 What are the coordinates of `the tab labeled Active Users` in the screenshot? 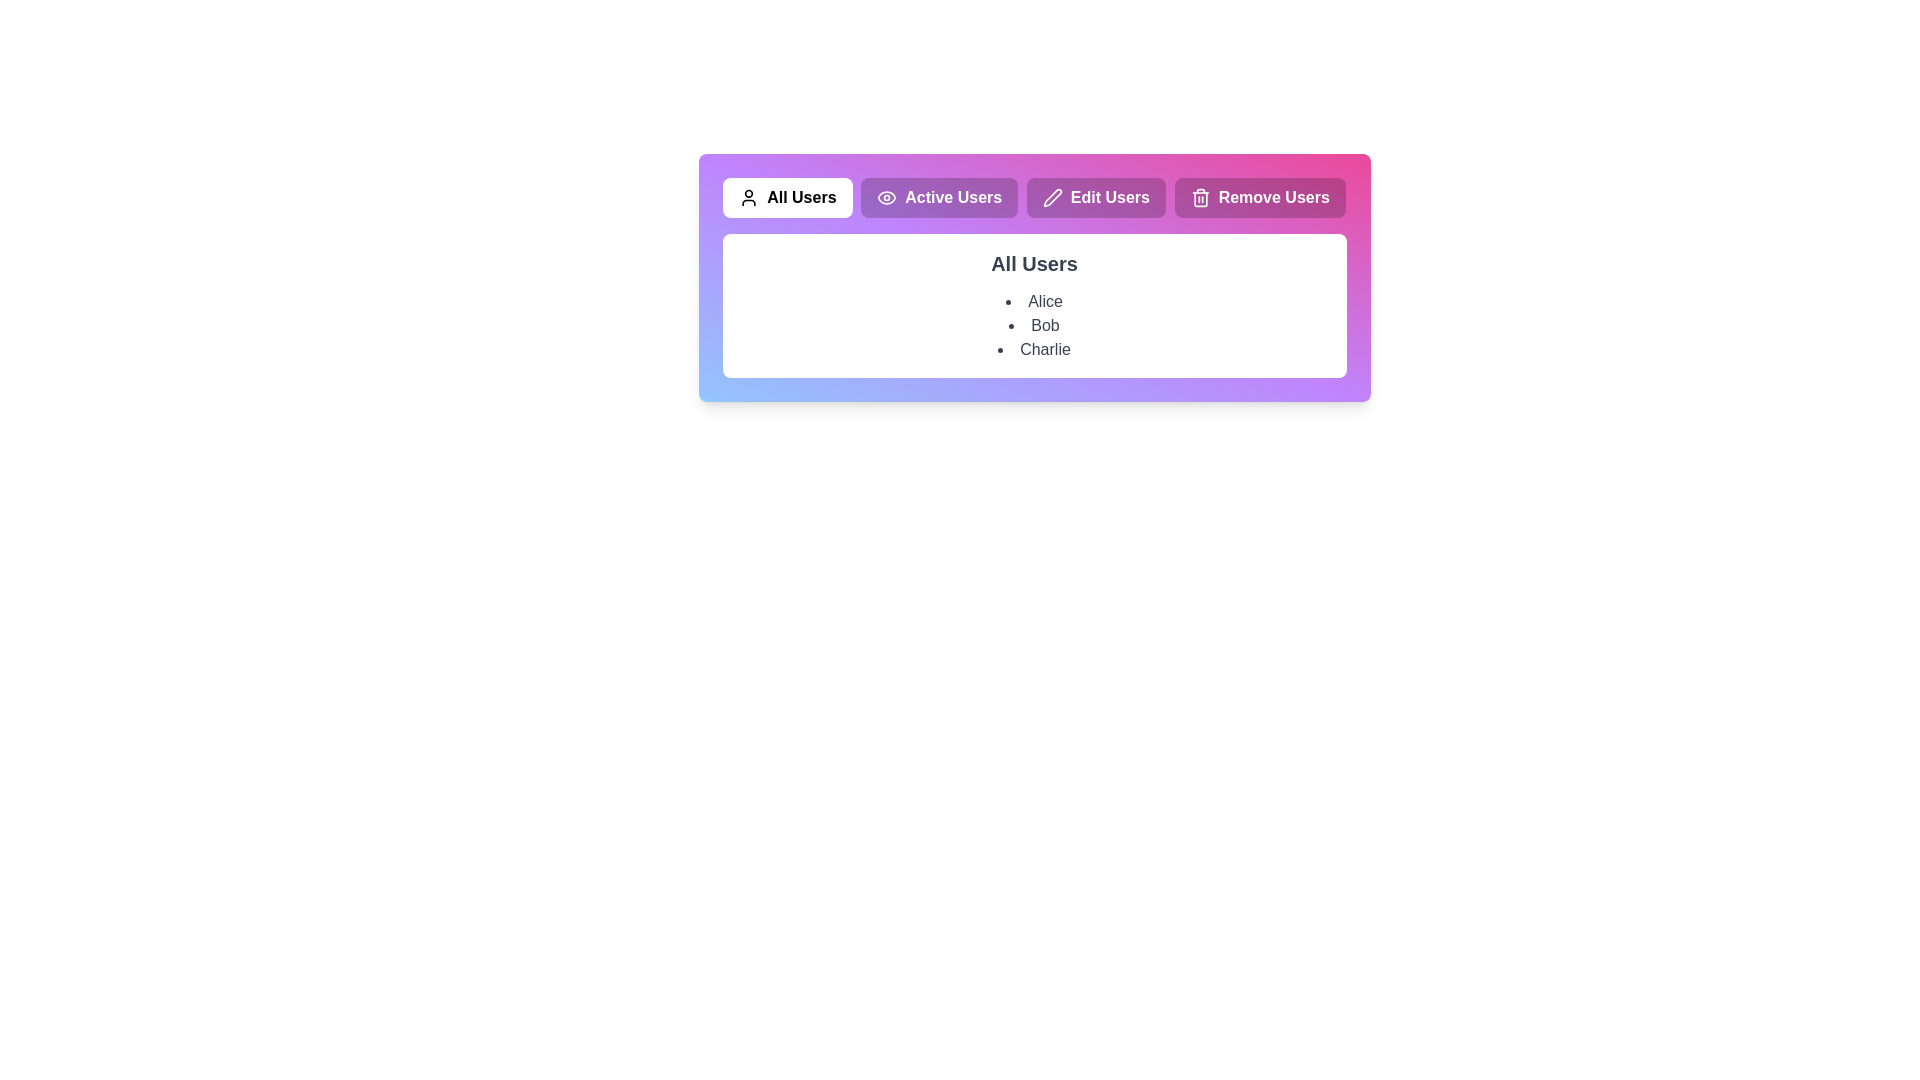 It's located at (938, 197).